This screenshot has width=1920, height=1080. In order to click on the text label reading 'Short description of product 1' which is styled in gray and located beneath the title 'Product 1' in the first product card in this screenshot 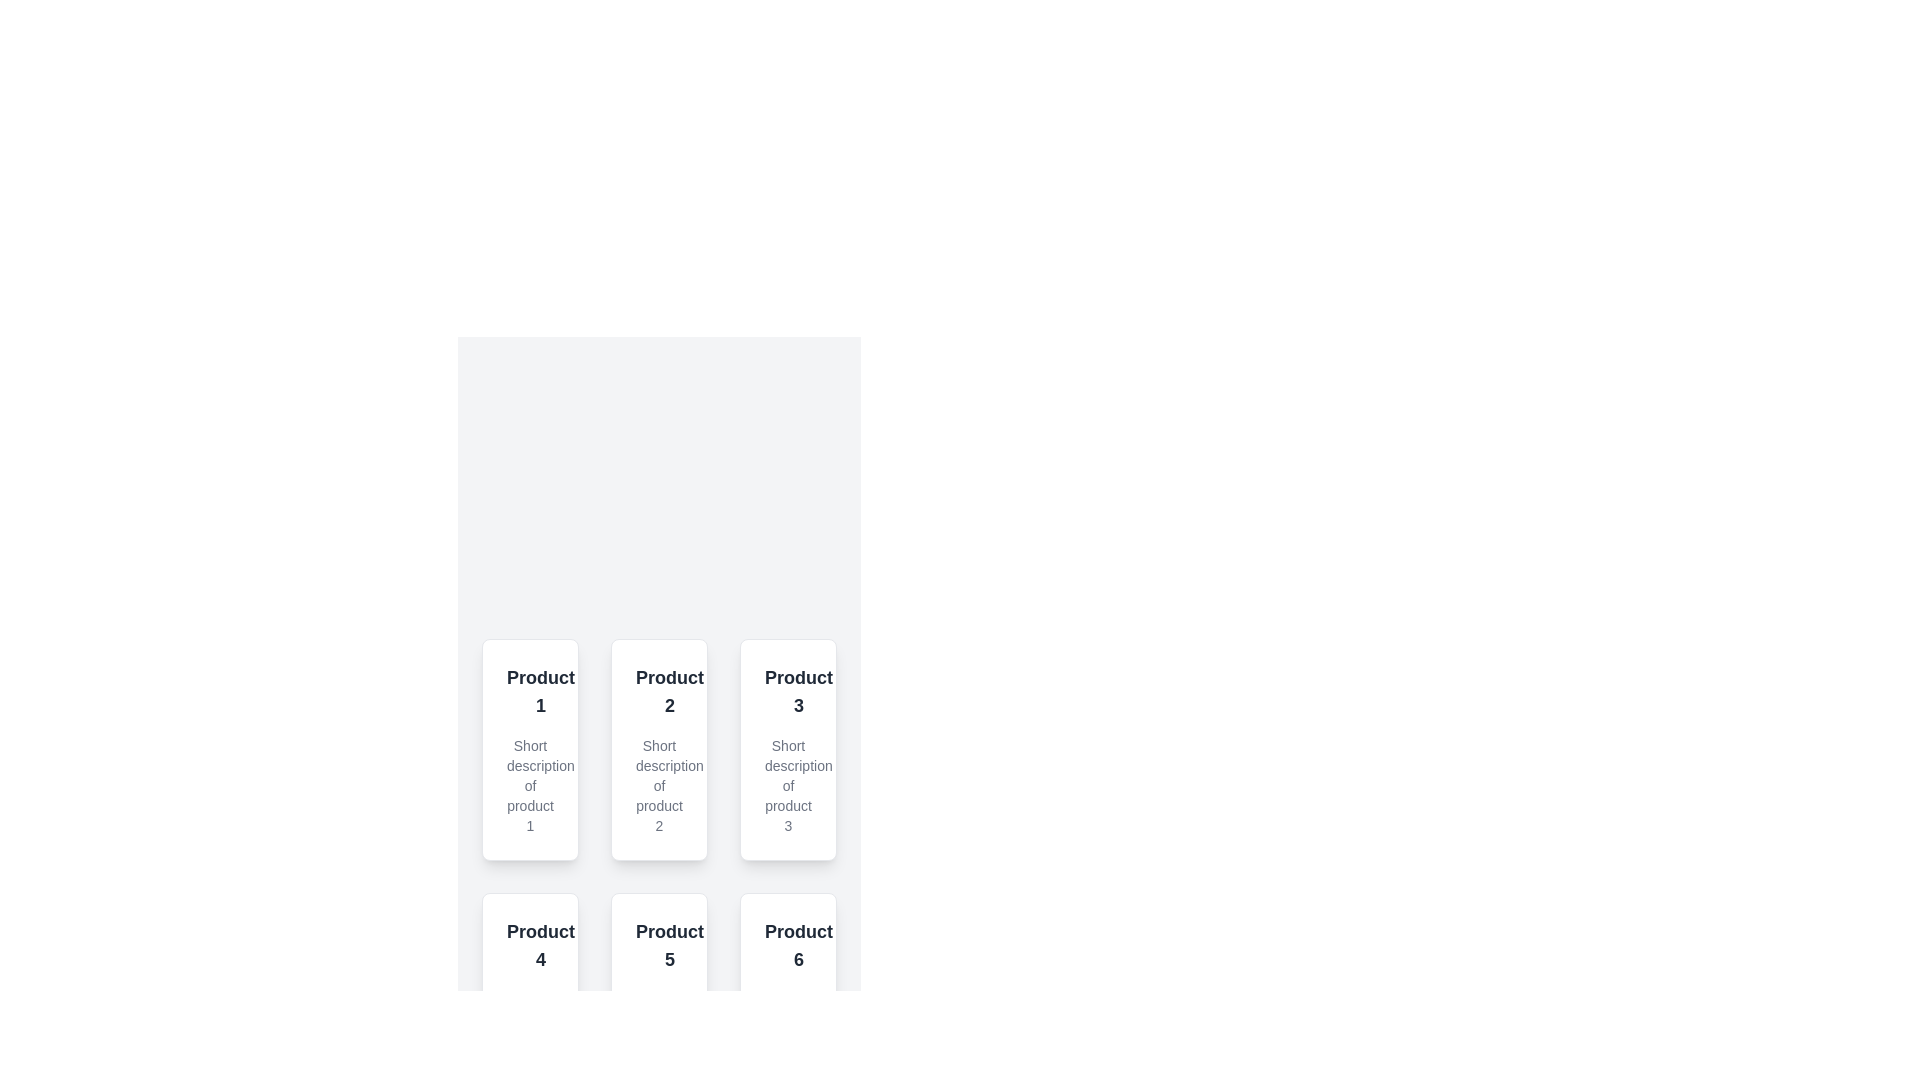, I will do `click(530, 785)`.